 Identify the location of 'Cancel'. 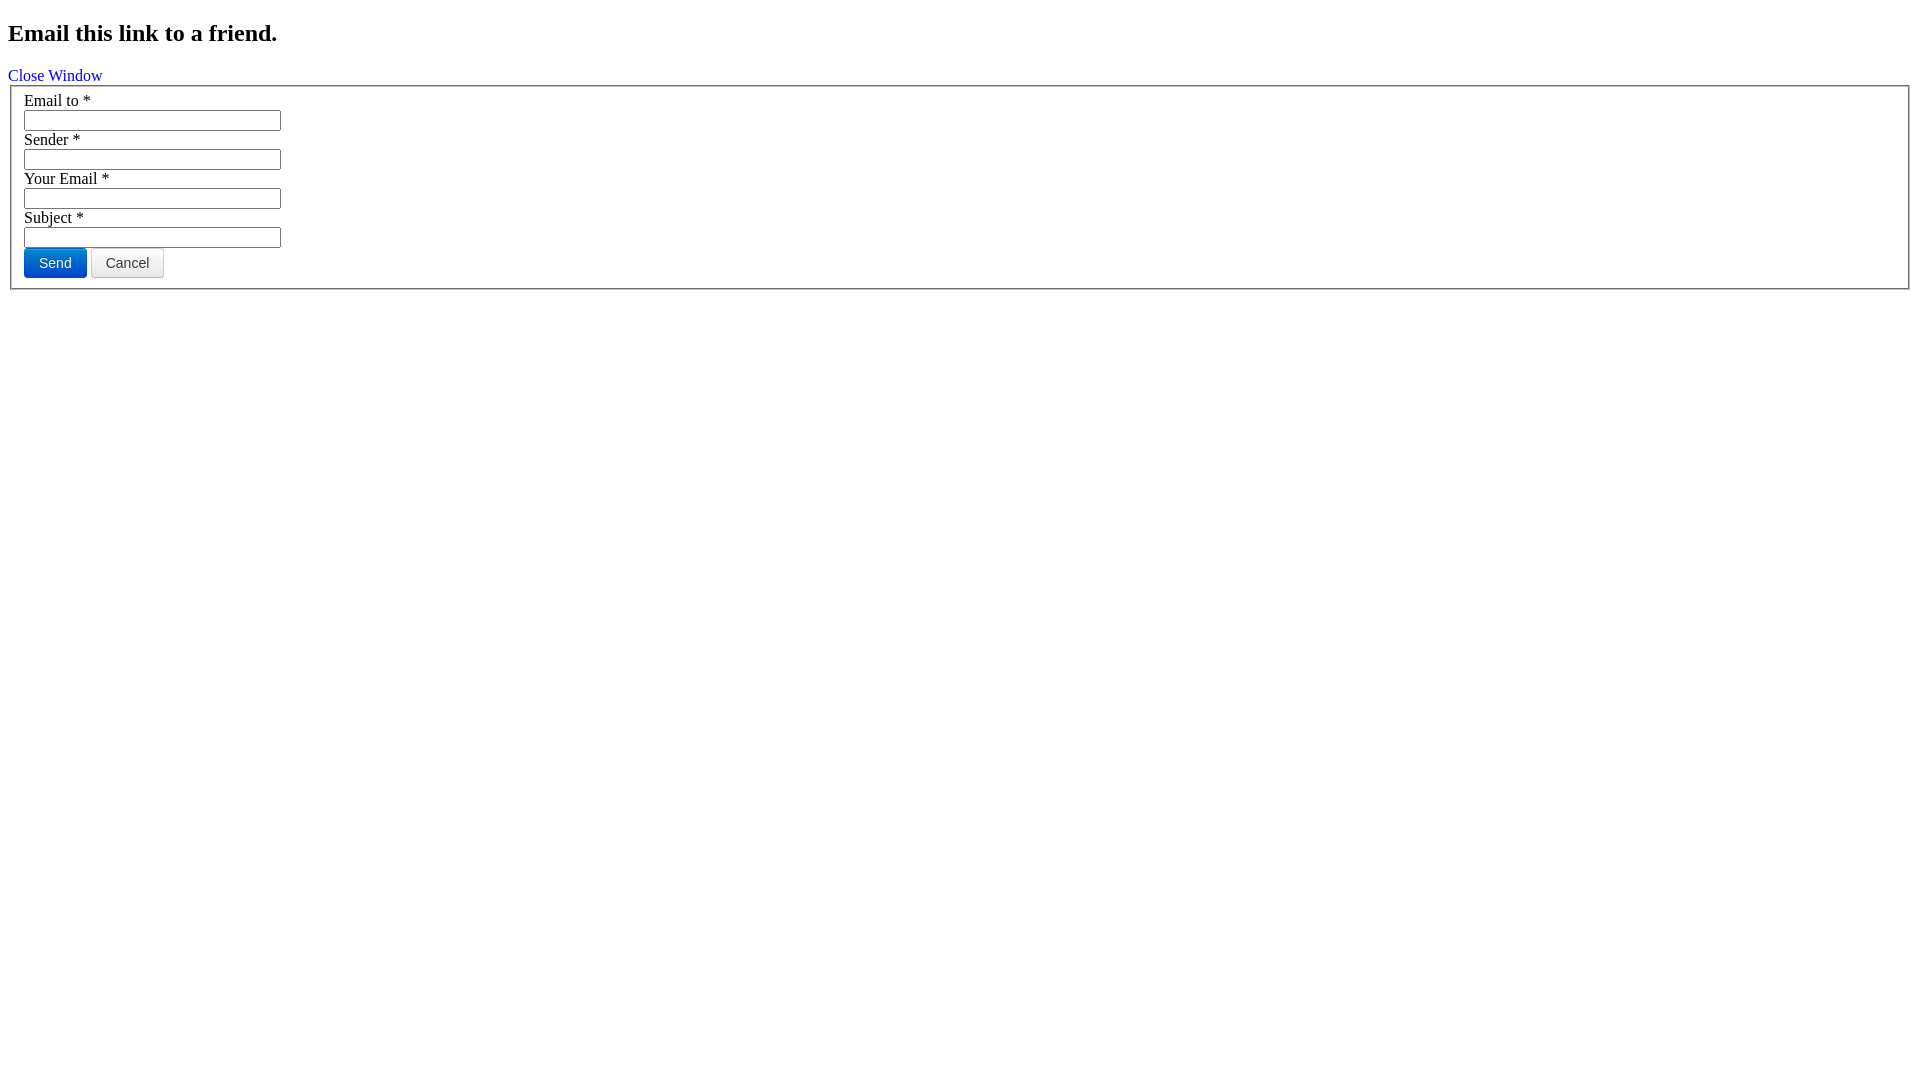
(127, 261).